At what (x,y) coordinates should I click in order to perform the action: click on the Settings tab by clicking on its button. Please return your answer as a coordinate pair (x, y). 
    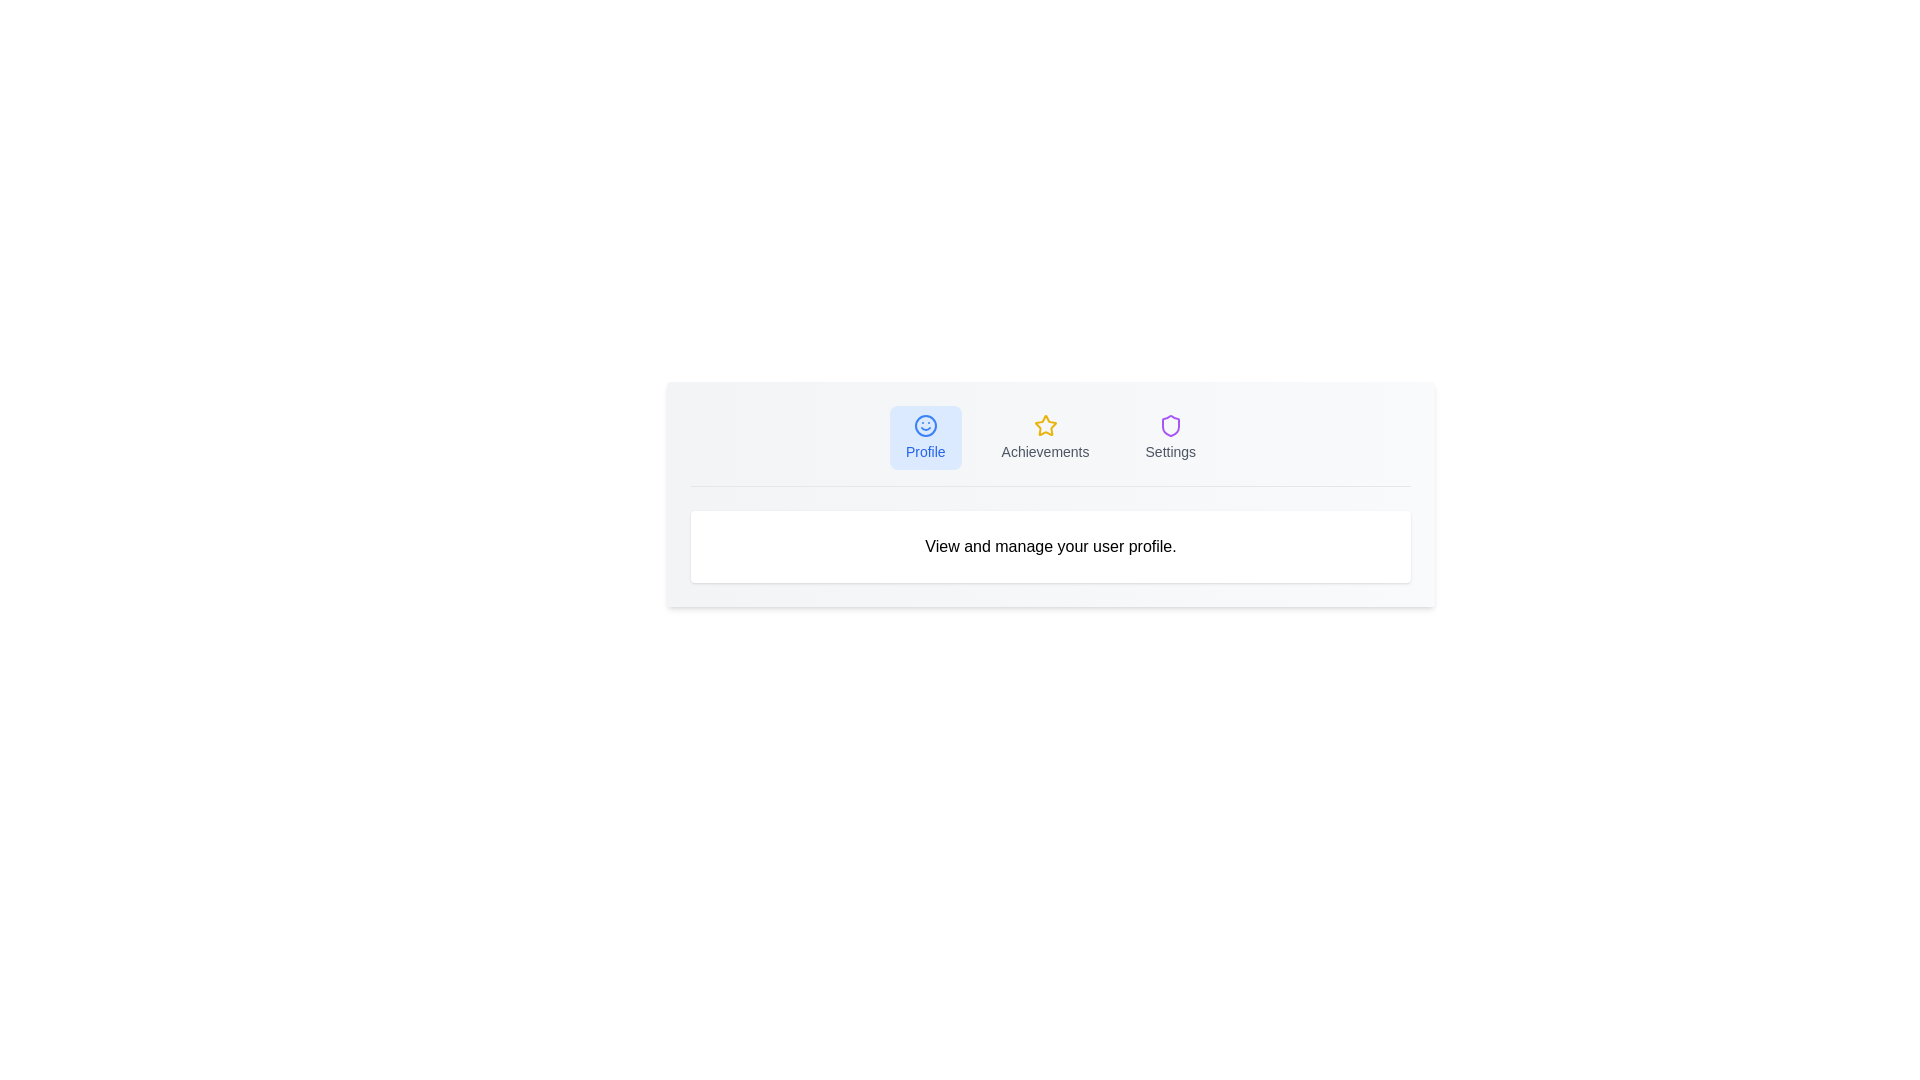
    Looking at the image, I should click on (1170, 437).